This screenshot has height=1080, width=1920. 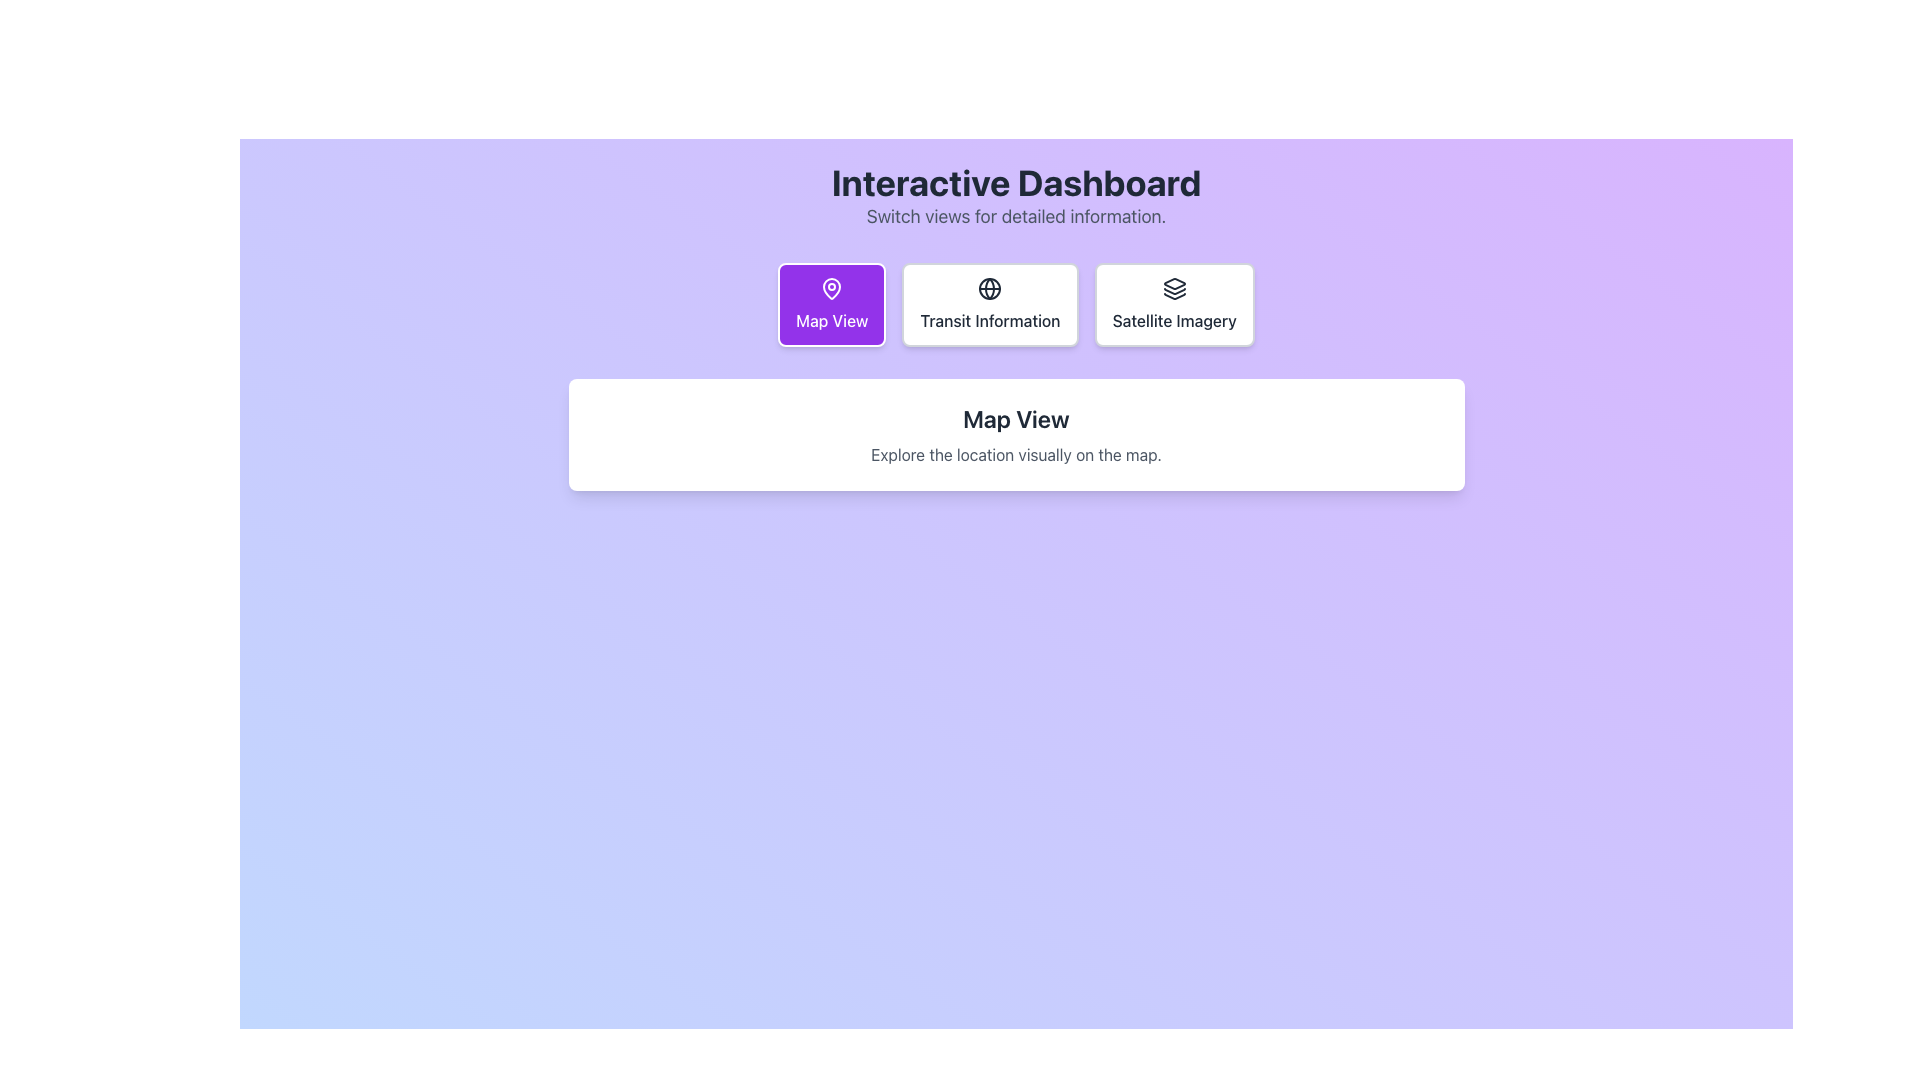 What do you see at coordinates (990, 289) in the screenshot?
I see `the circular component of the globe icon within the 'Transit Information' button, which is centrally located among the three horizontally aligned buttons` at bounding box center [990, 289].